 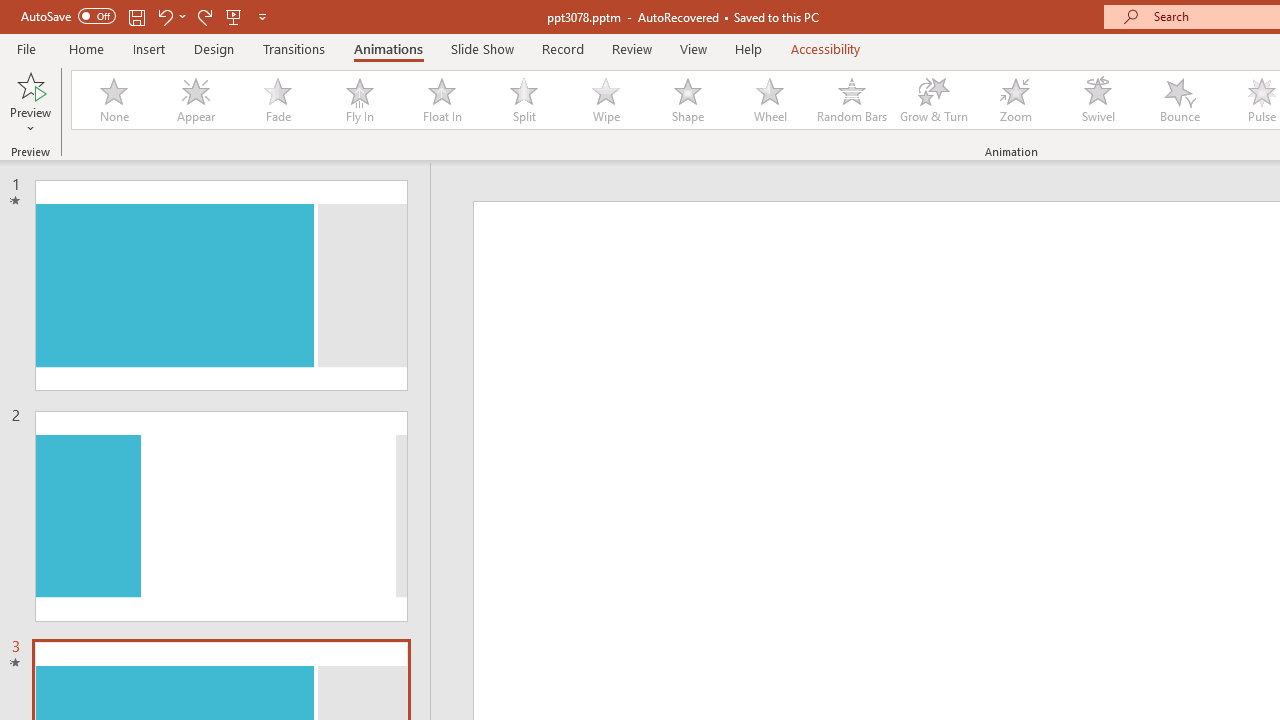 I want to click on 'Shape', so click(x=688, y=100).